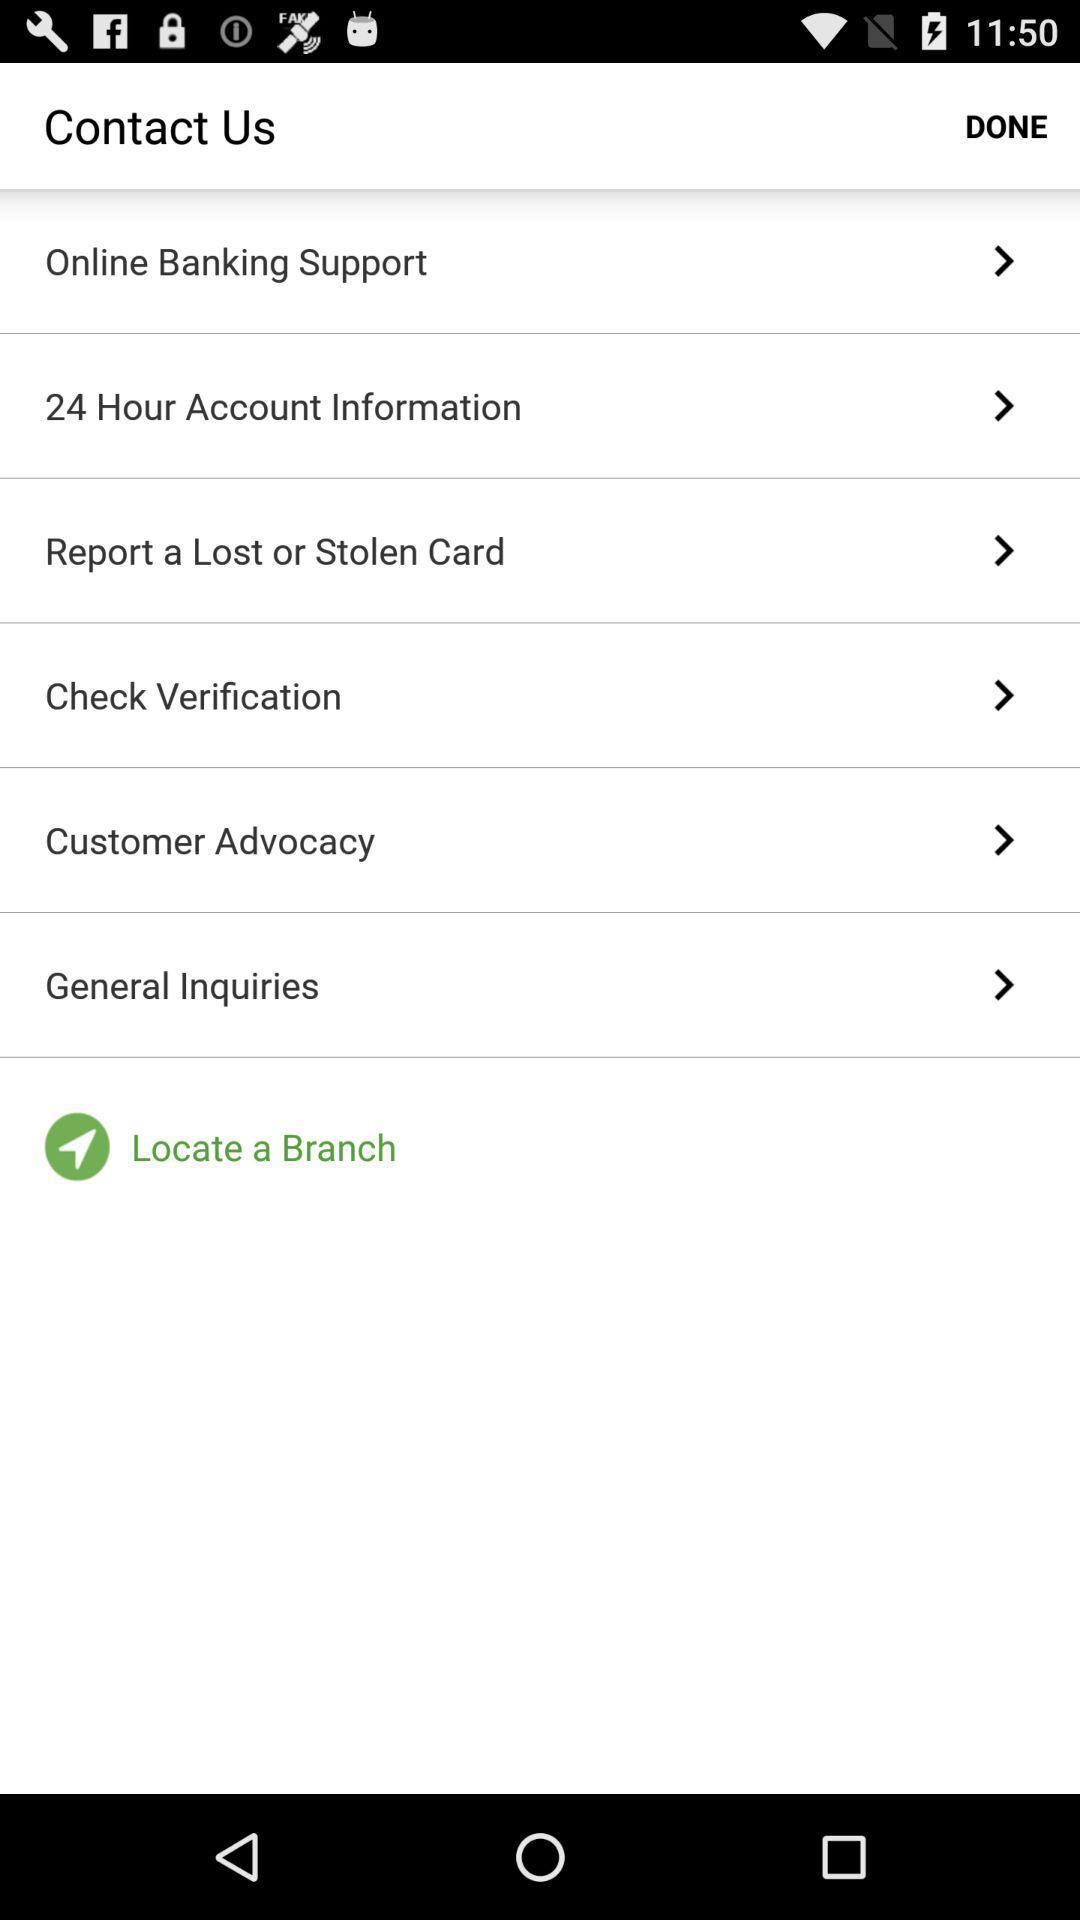 The height and width of the screenshot is (1920, 1080). Describe the element at coordinates (1003, 551) in the screenshot. I see `the third arrow icon from top` at that location.